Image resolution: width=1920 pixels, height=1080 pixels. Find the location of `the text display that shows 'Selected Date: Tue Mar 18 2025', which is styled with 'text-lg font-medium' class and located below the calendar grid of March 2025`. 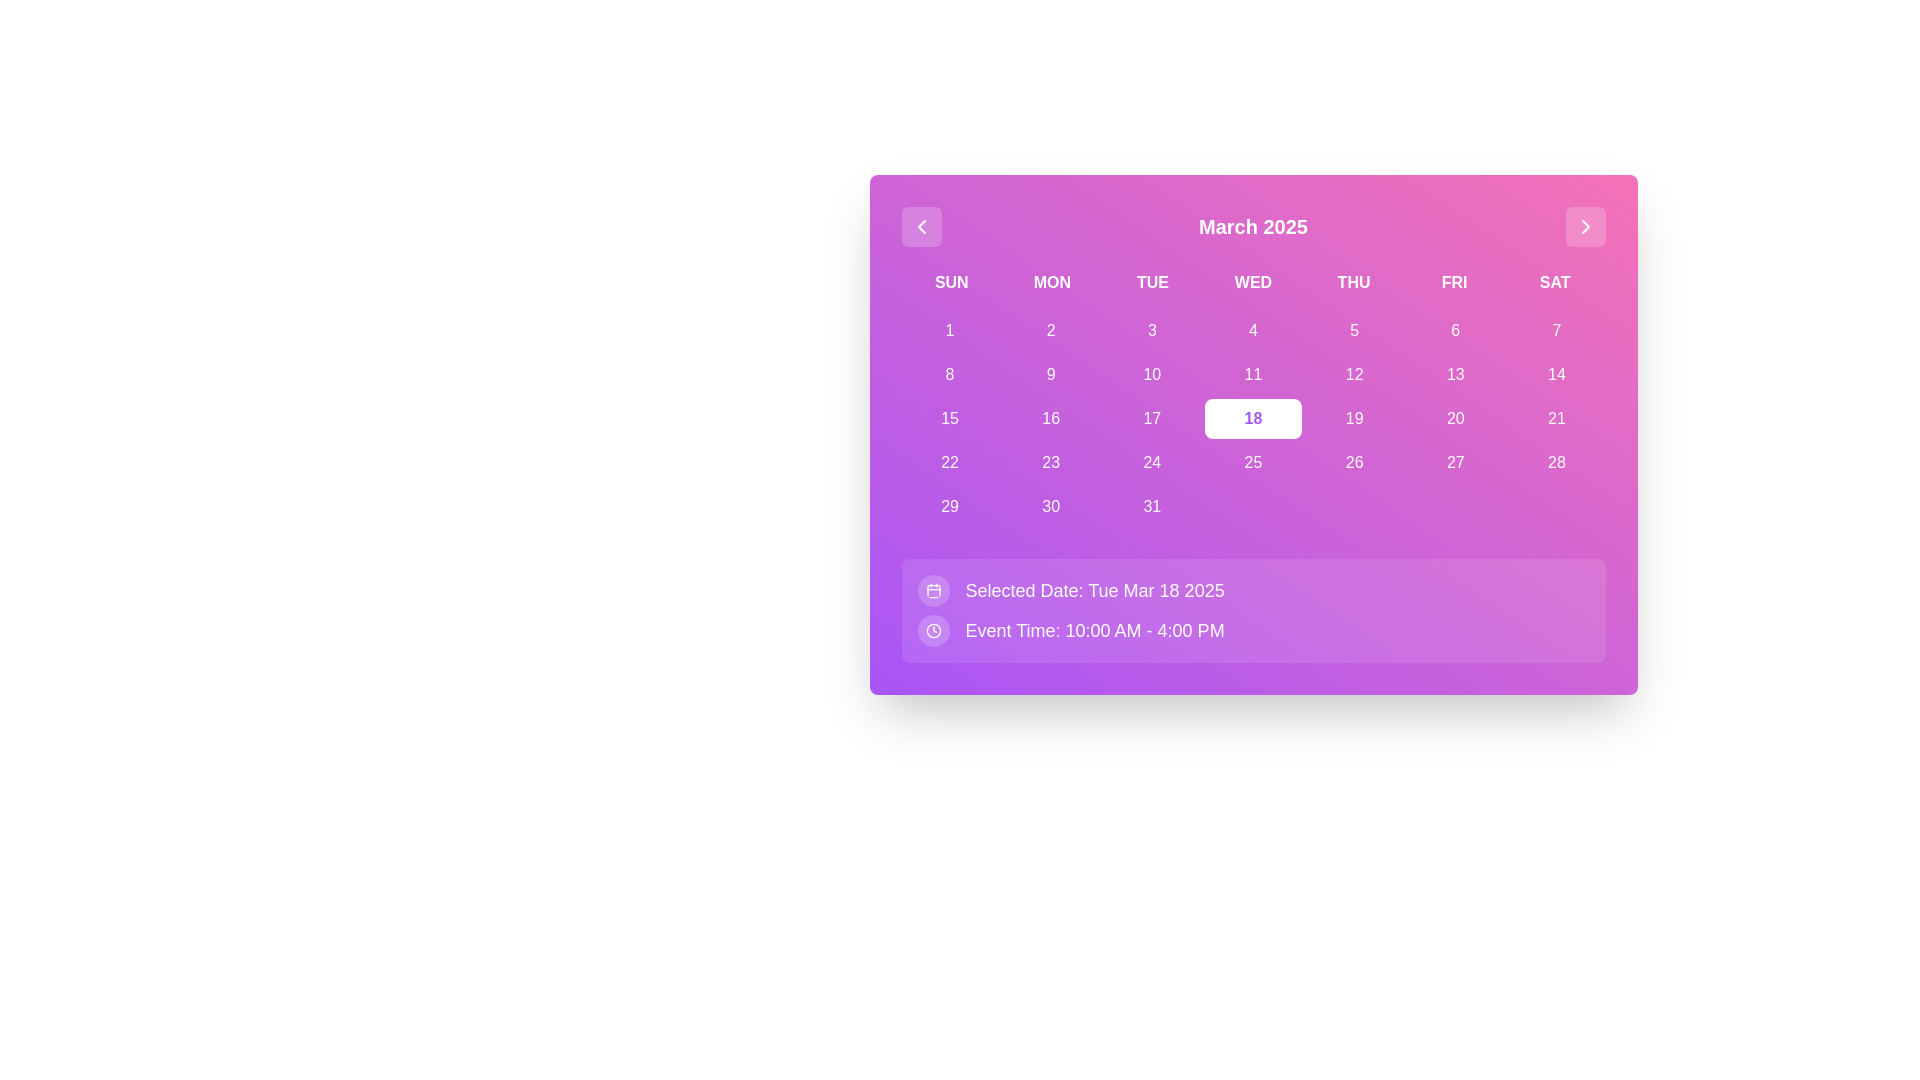

the text display that shows 'Selected Date: Tue Mar 18 2025', which is styled with 'text-lg font-medium' class and located below the calendar grid of March 2025 is located at coordinates (1094, 589).